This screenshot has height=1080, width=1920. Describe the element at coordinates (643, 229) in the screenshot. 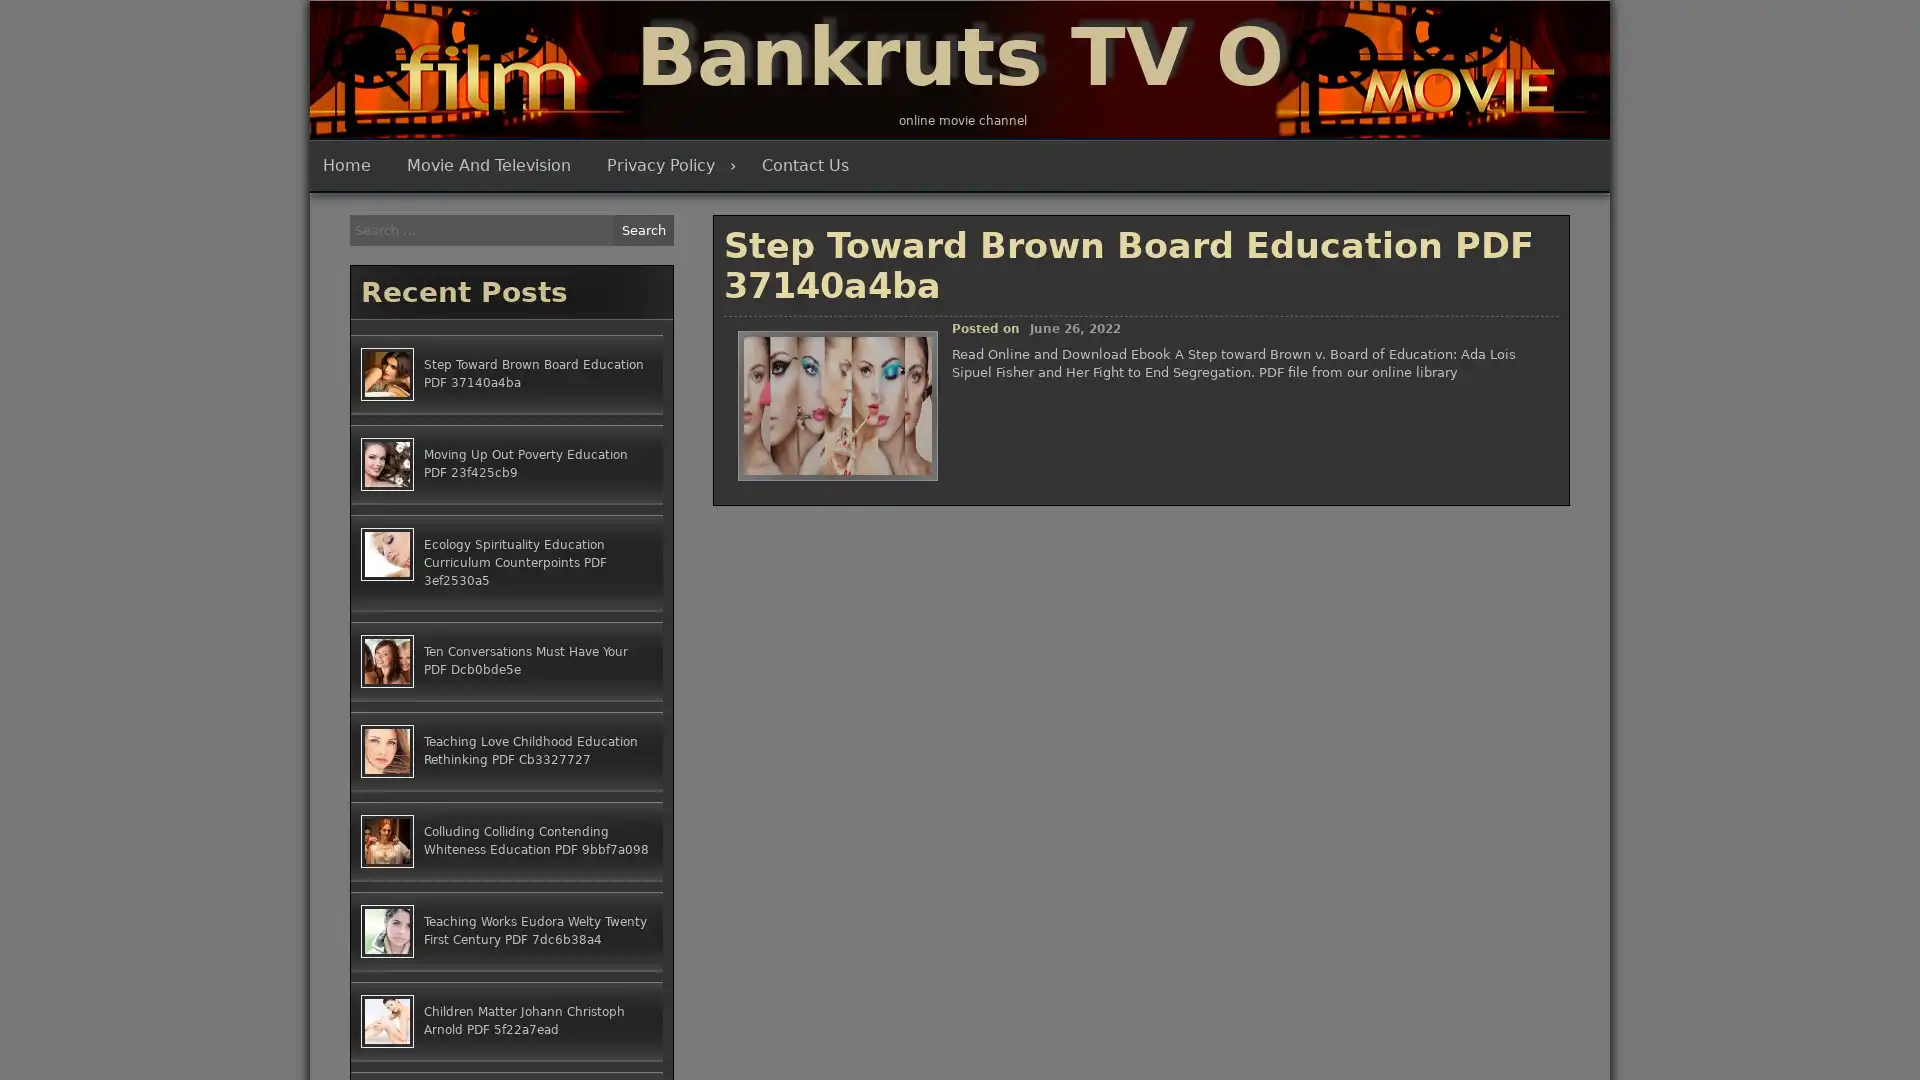

I see `Search` at that location.